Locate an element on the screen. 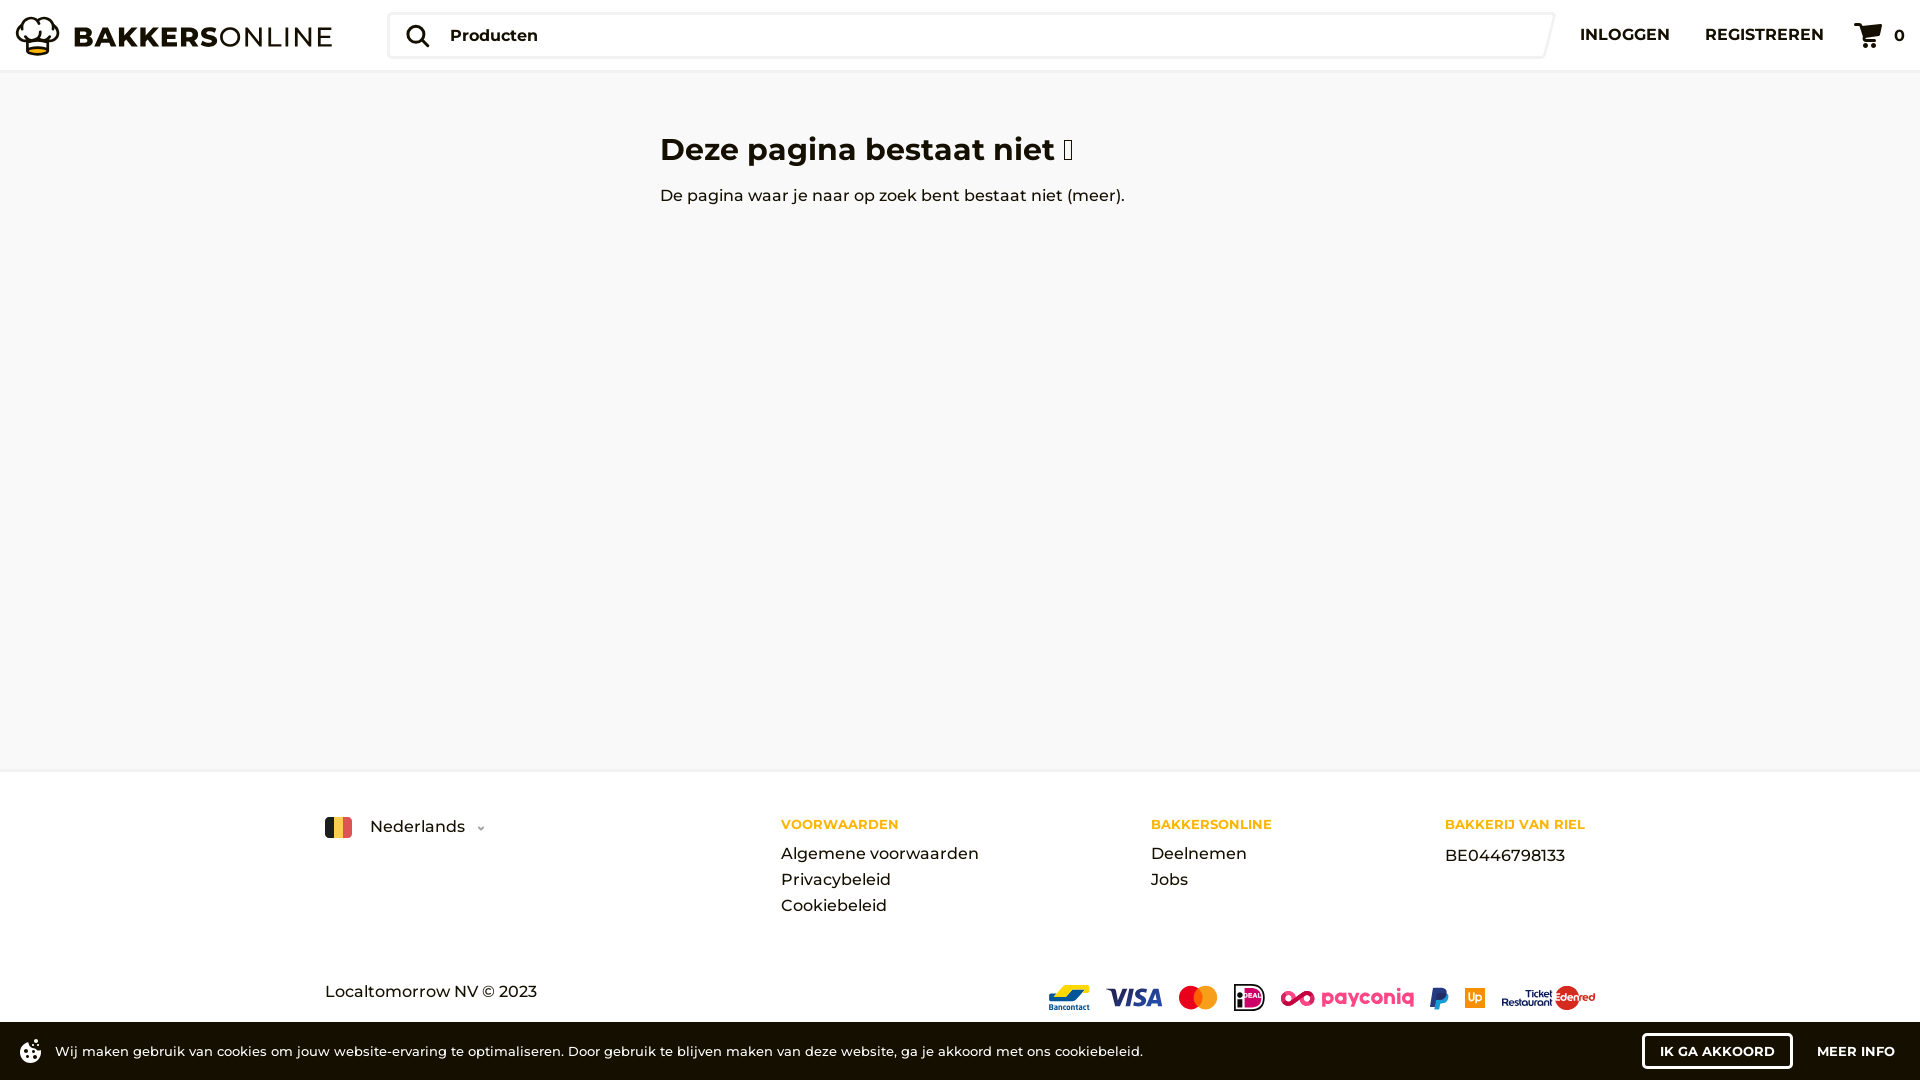 This screenshot has width=1920, height=1080. 'REGISTREREN' is located at coordinates (1764, 34).